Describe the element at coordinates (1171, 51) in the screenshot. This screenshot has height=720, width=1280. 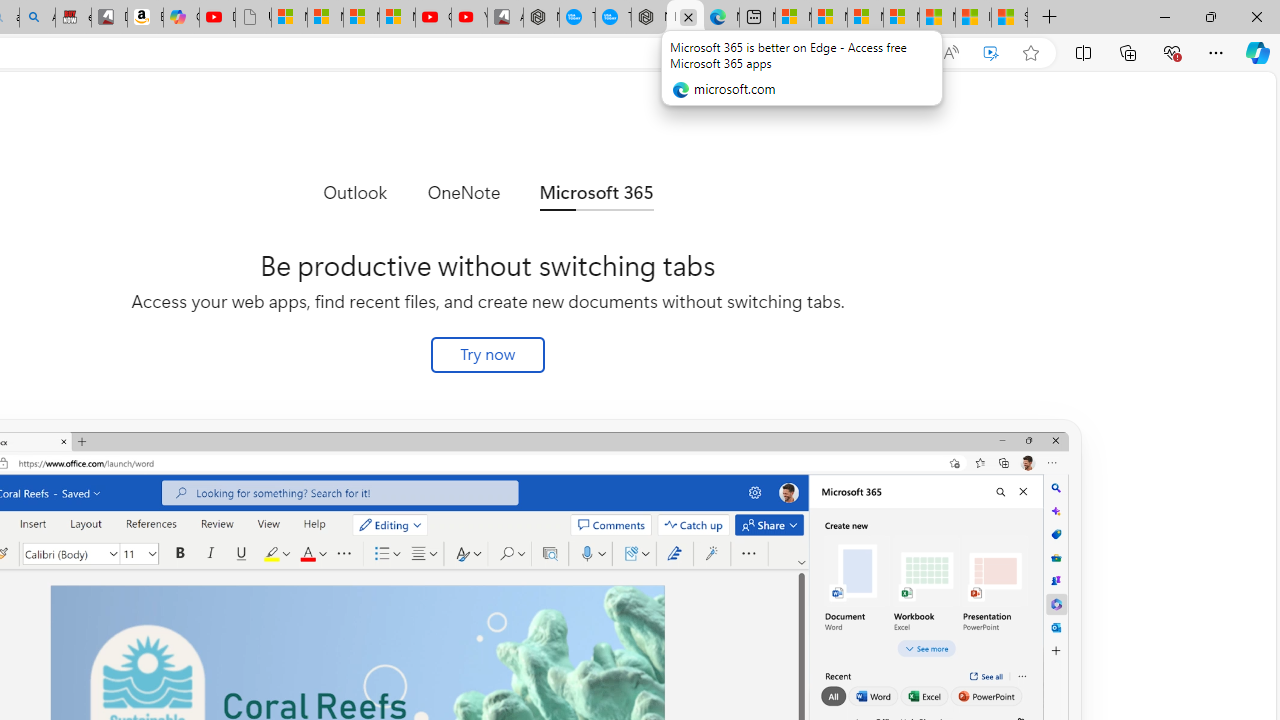
I see `'Browser essentials'` at that location.